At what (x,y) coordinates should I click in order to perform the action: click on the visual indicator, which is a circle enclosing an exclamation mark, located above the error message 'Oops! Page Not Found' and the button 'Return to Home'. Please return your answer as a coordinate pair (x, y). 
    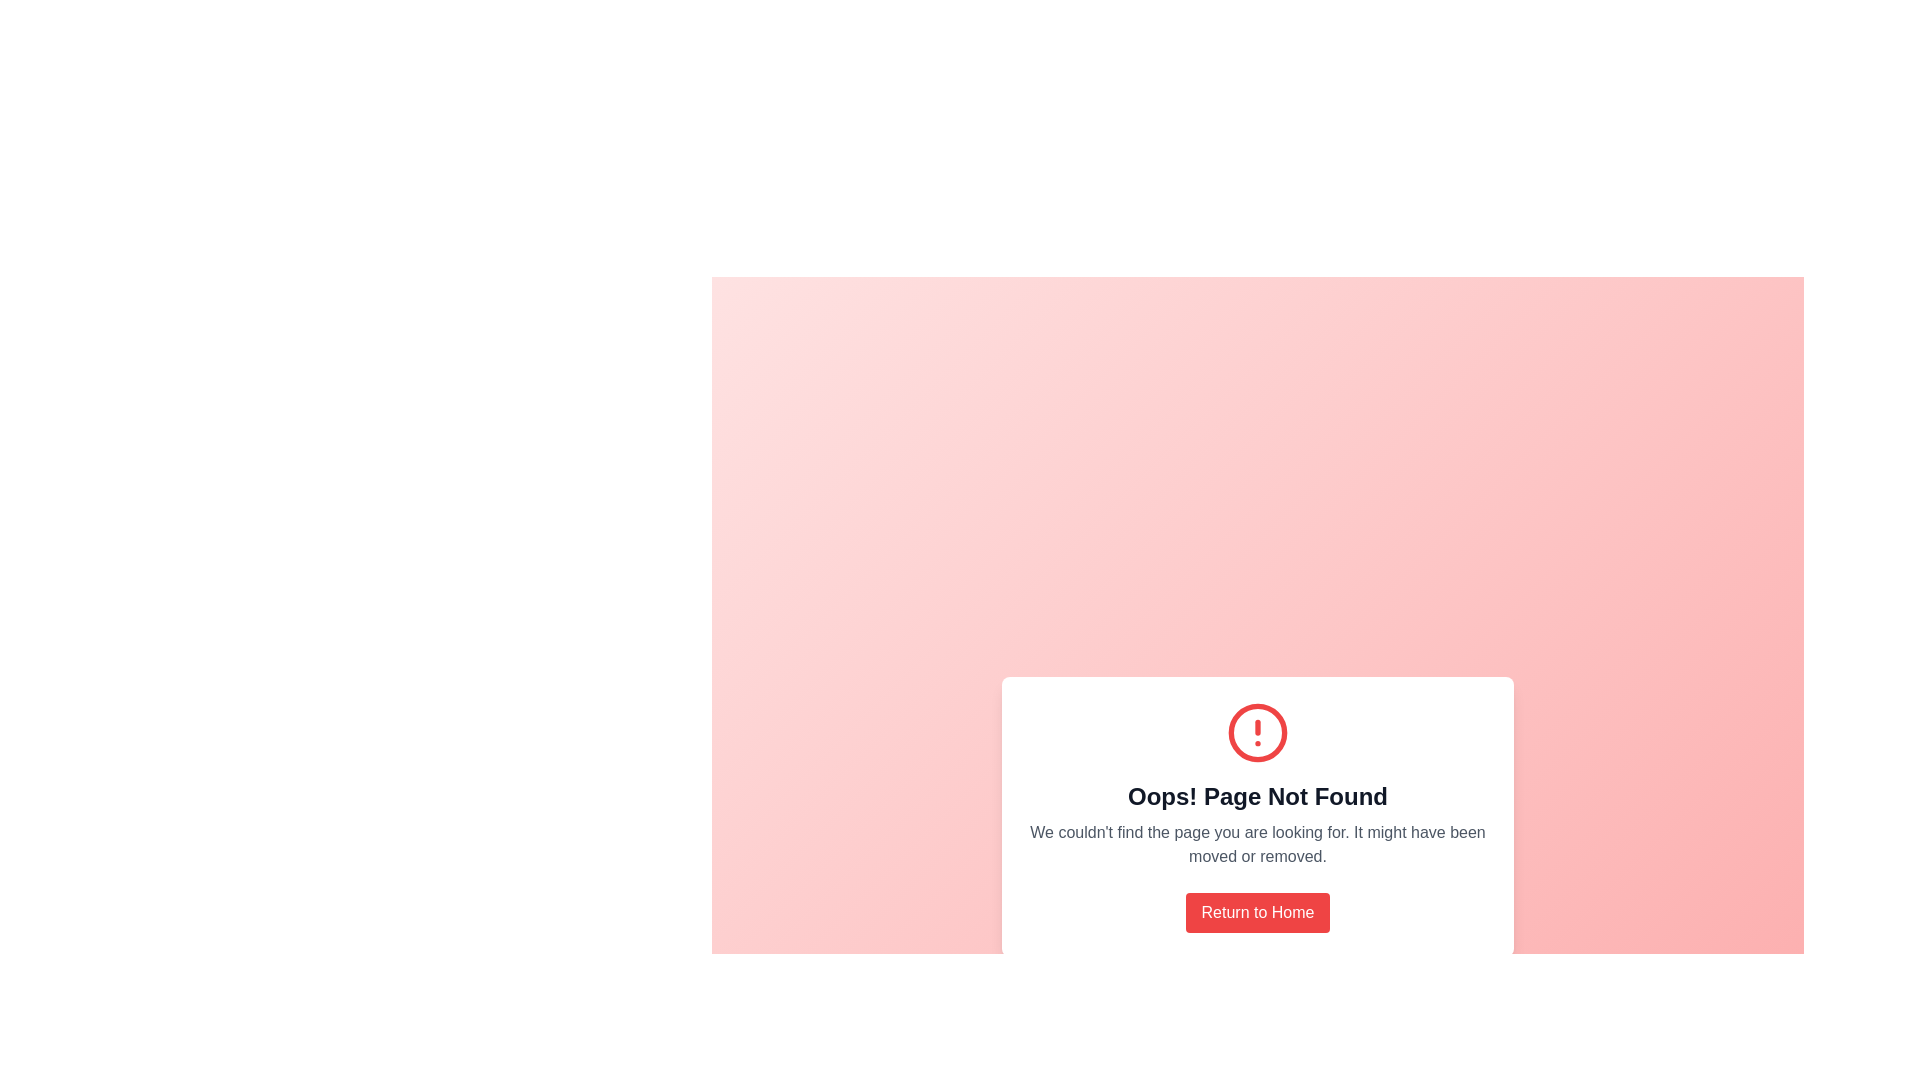
    Looking at the image, I should click on (1256, 732).